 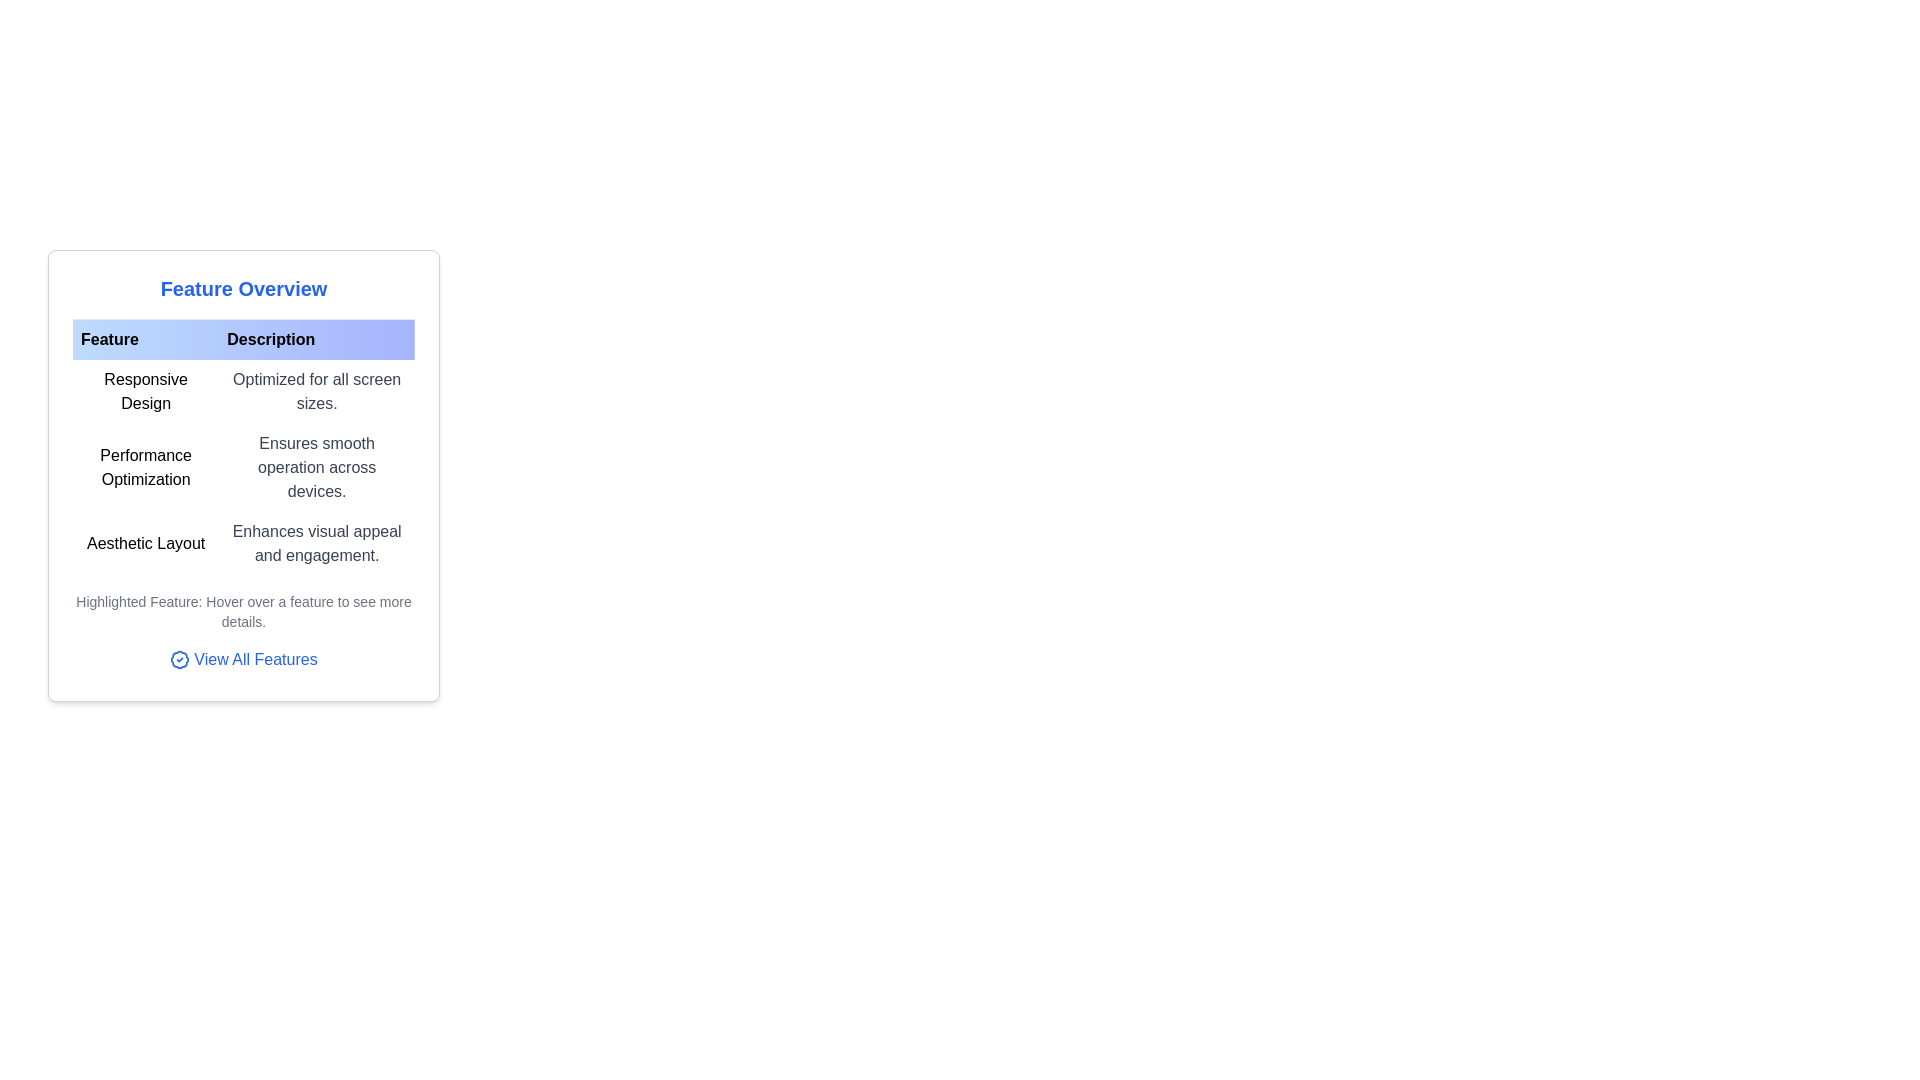 I want to click on the 'Performance Optimization' feature title in the feature grid, which is visually bolded and aligned on the left, so click(x=243, y=467).